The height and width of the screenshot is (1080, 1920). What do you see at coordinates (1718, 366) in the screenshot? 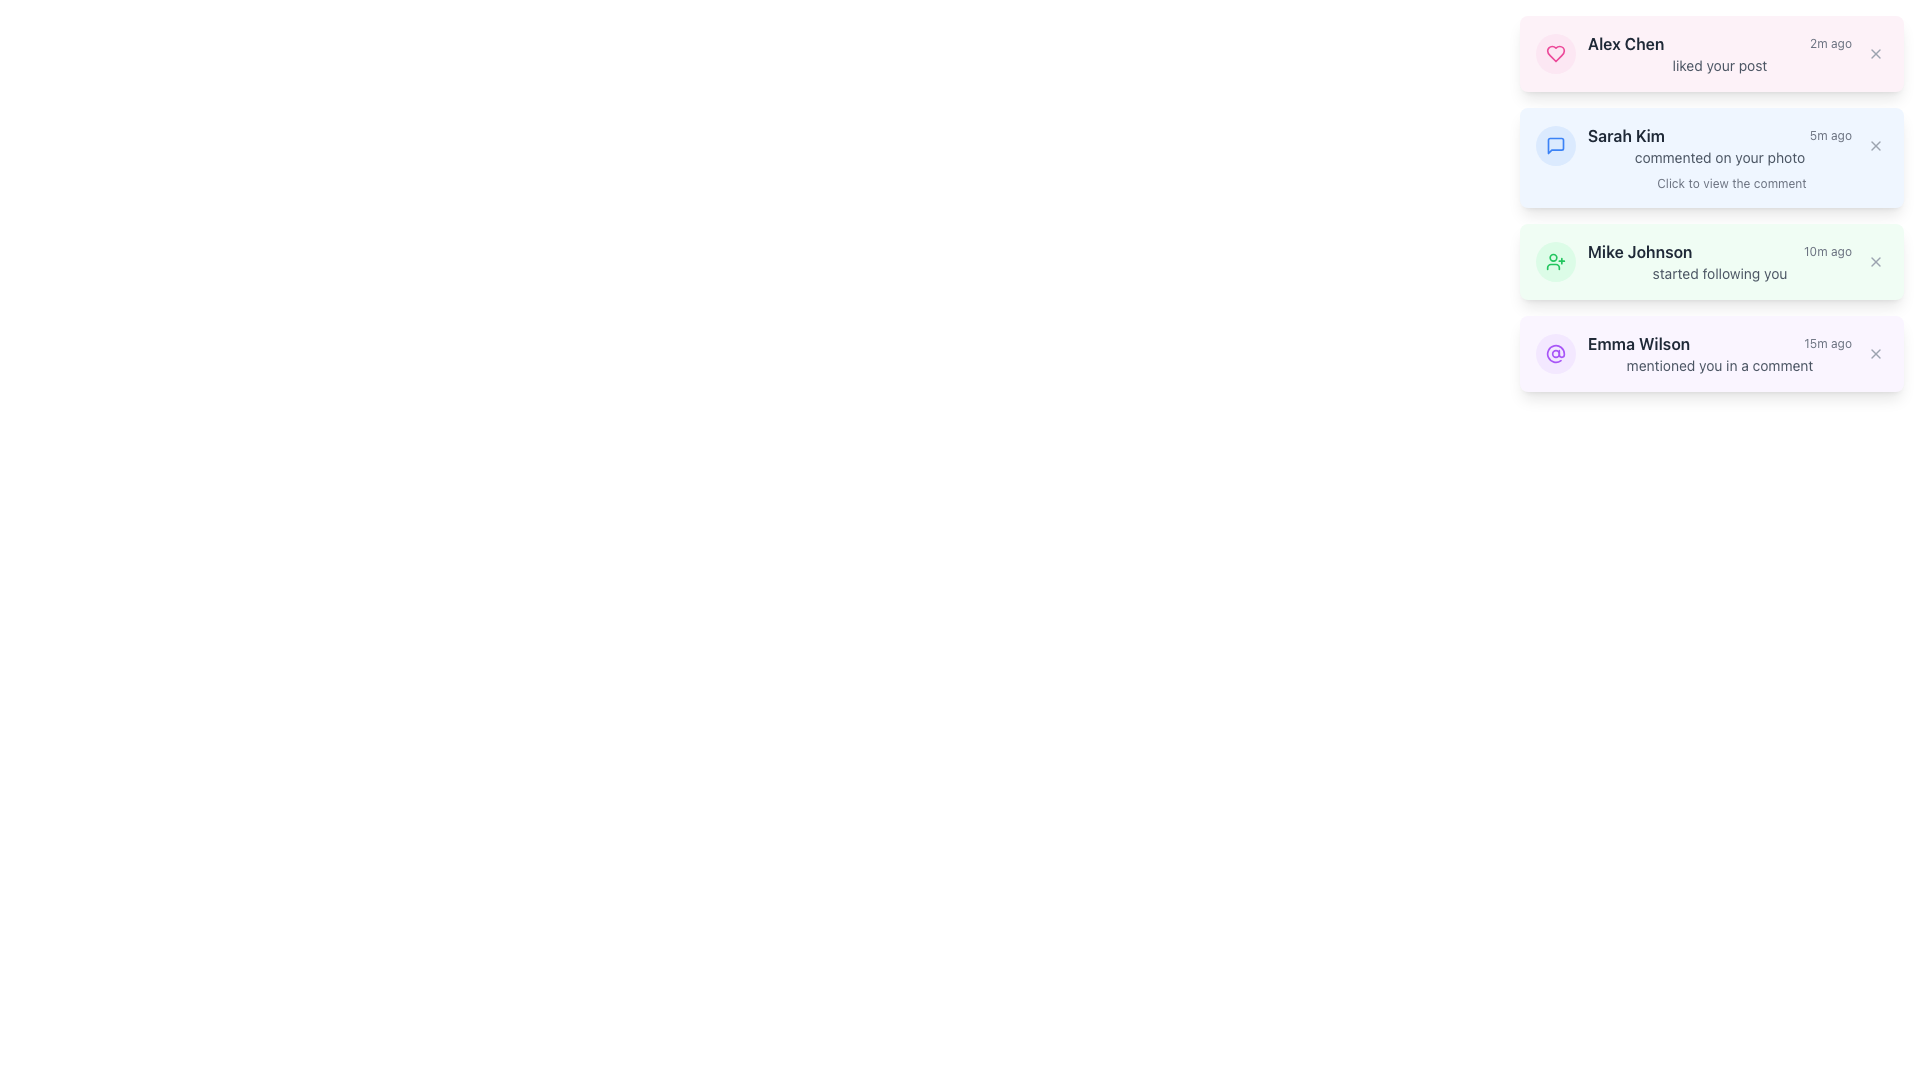
I see `the textual notification stating 'mentioned you in a comment' inside the notification area associated with 'Emma Wilson'` at bounding box center [1718, 366].